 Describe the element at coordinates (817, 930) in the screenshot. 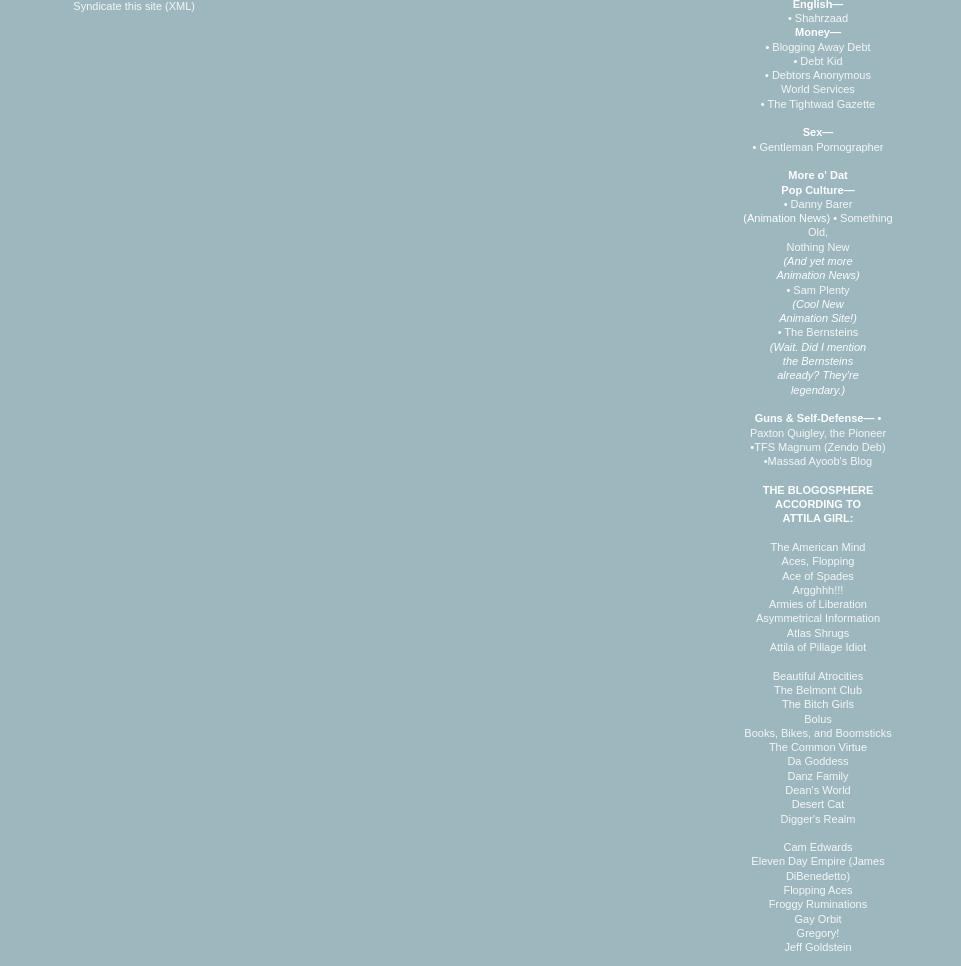

I see `'Gregory!'` at that location.